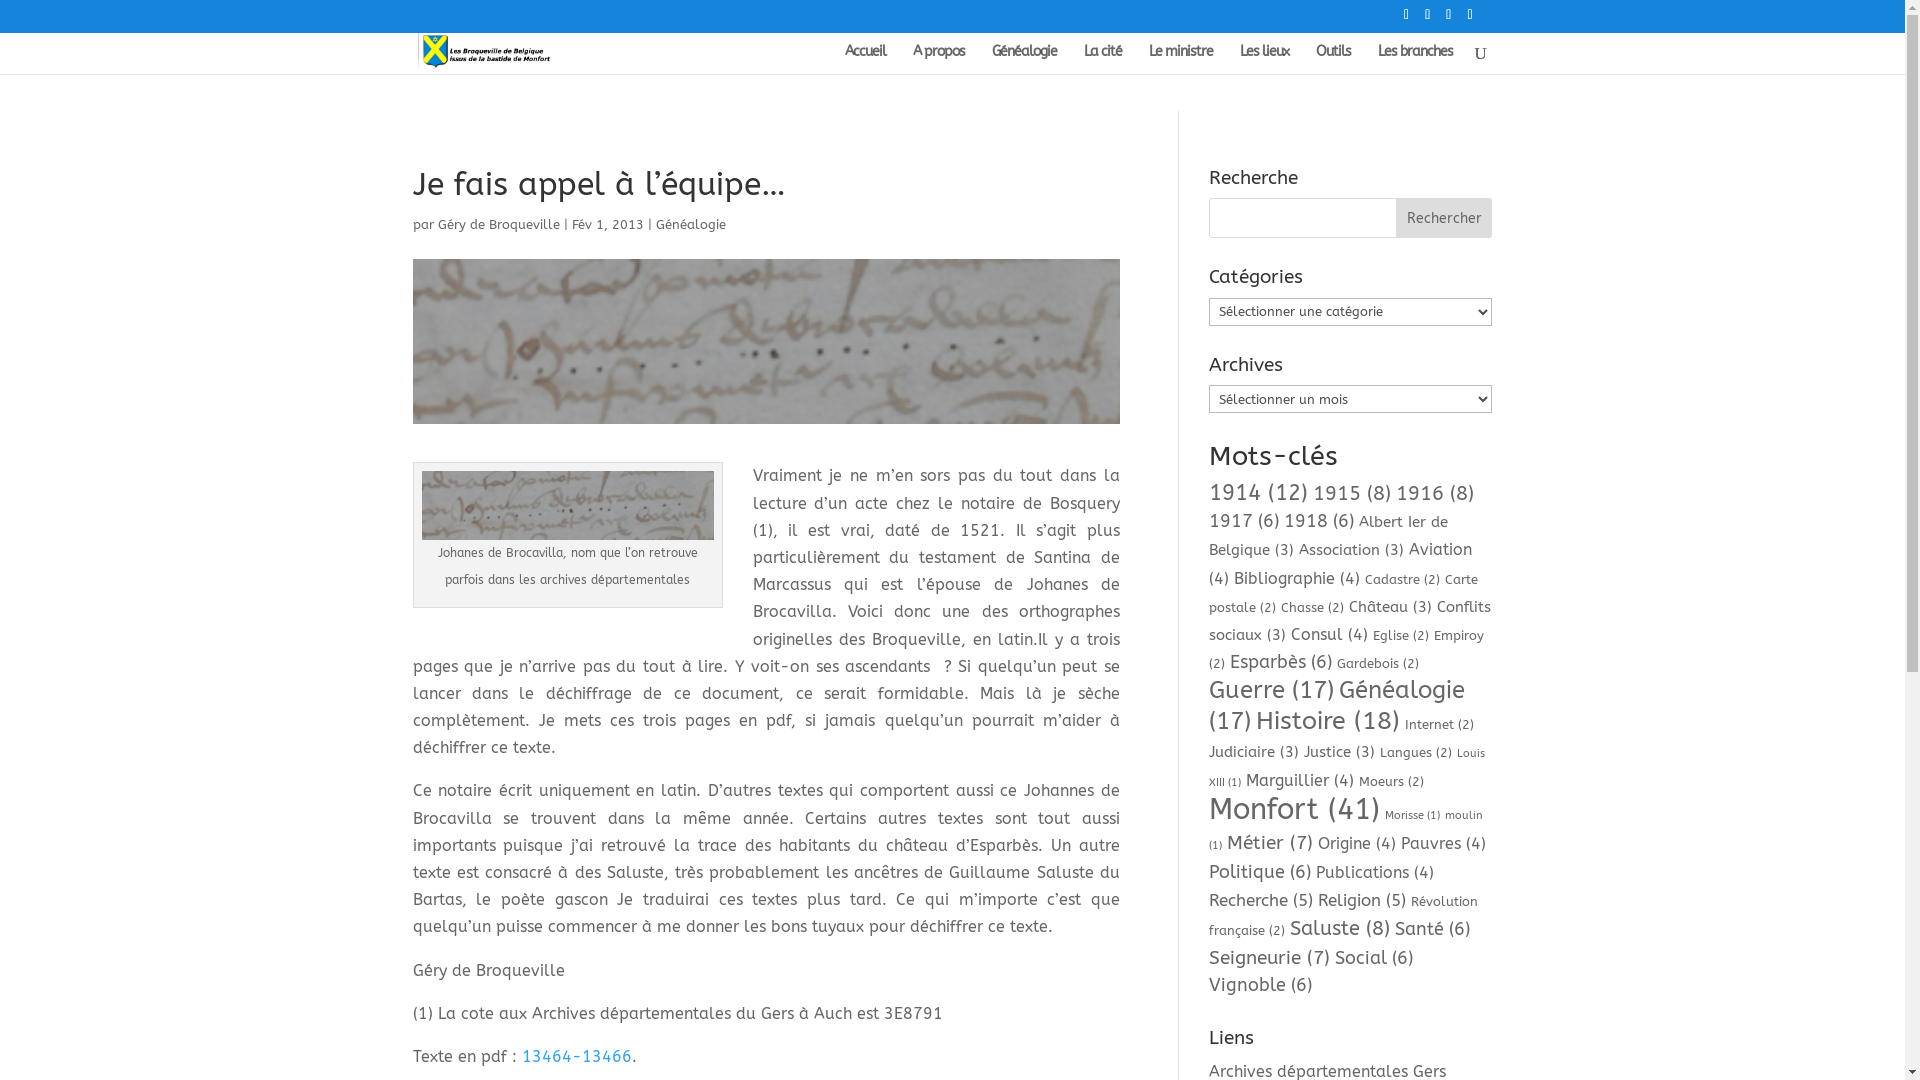 Image resolution: width=1920 pixels, height=1080 pixels. I want to click on 'Moeurs (2)', so click(1358, 780).